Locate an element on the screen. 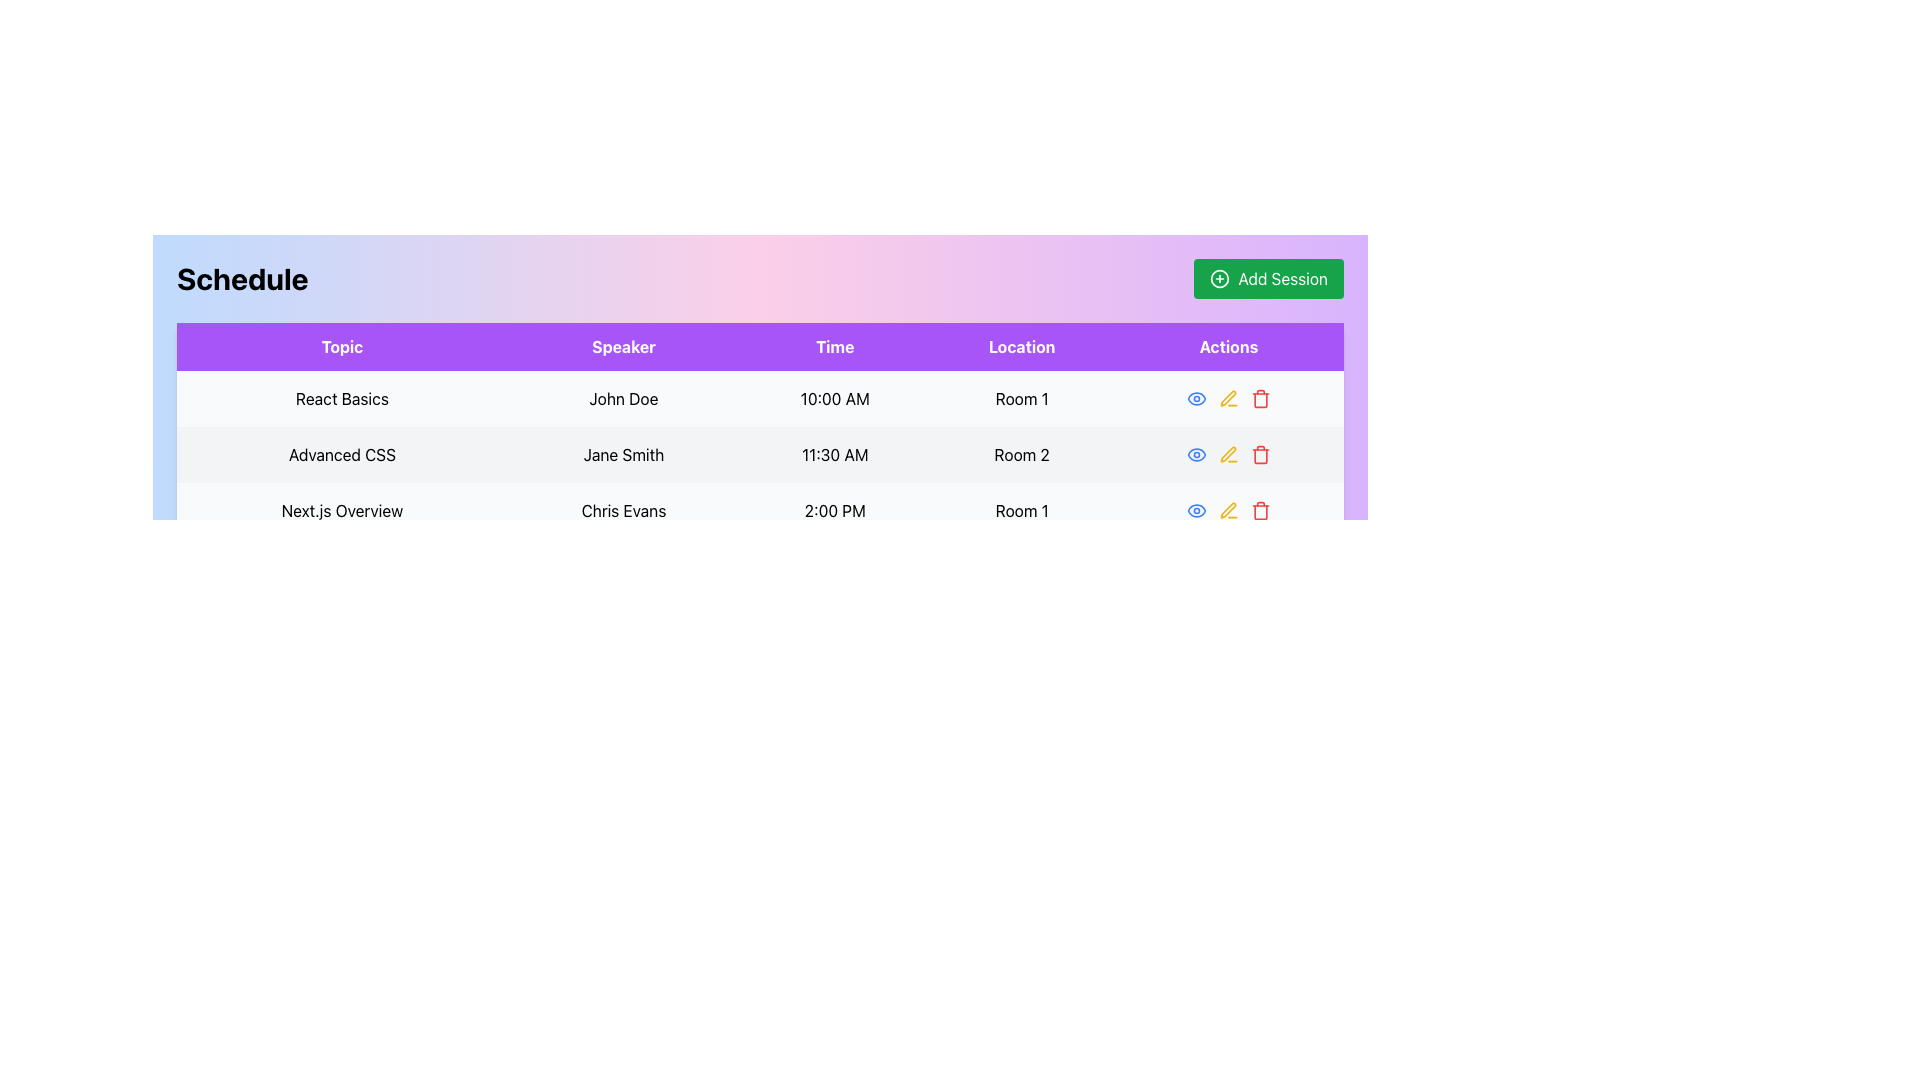  the blue eye icon button located in the last row of the table under the 'Actions' column is located at coordinates (1196, 509).